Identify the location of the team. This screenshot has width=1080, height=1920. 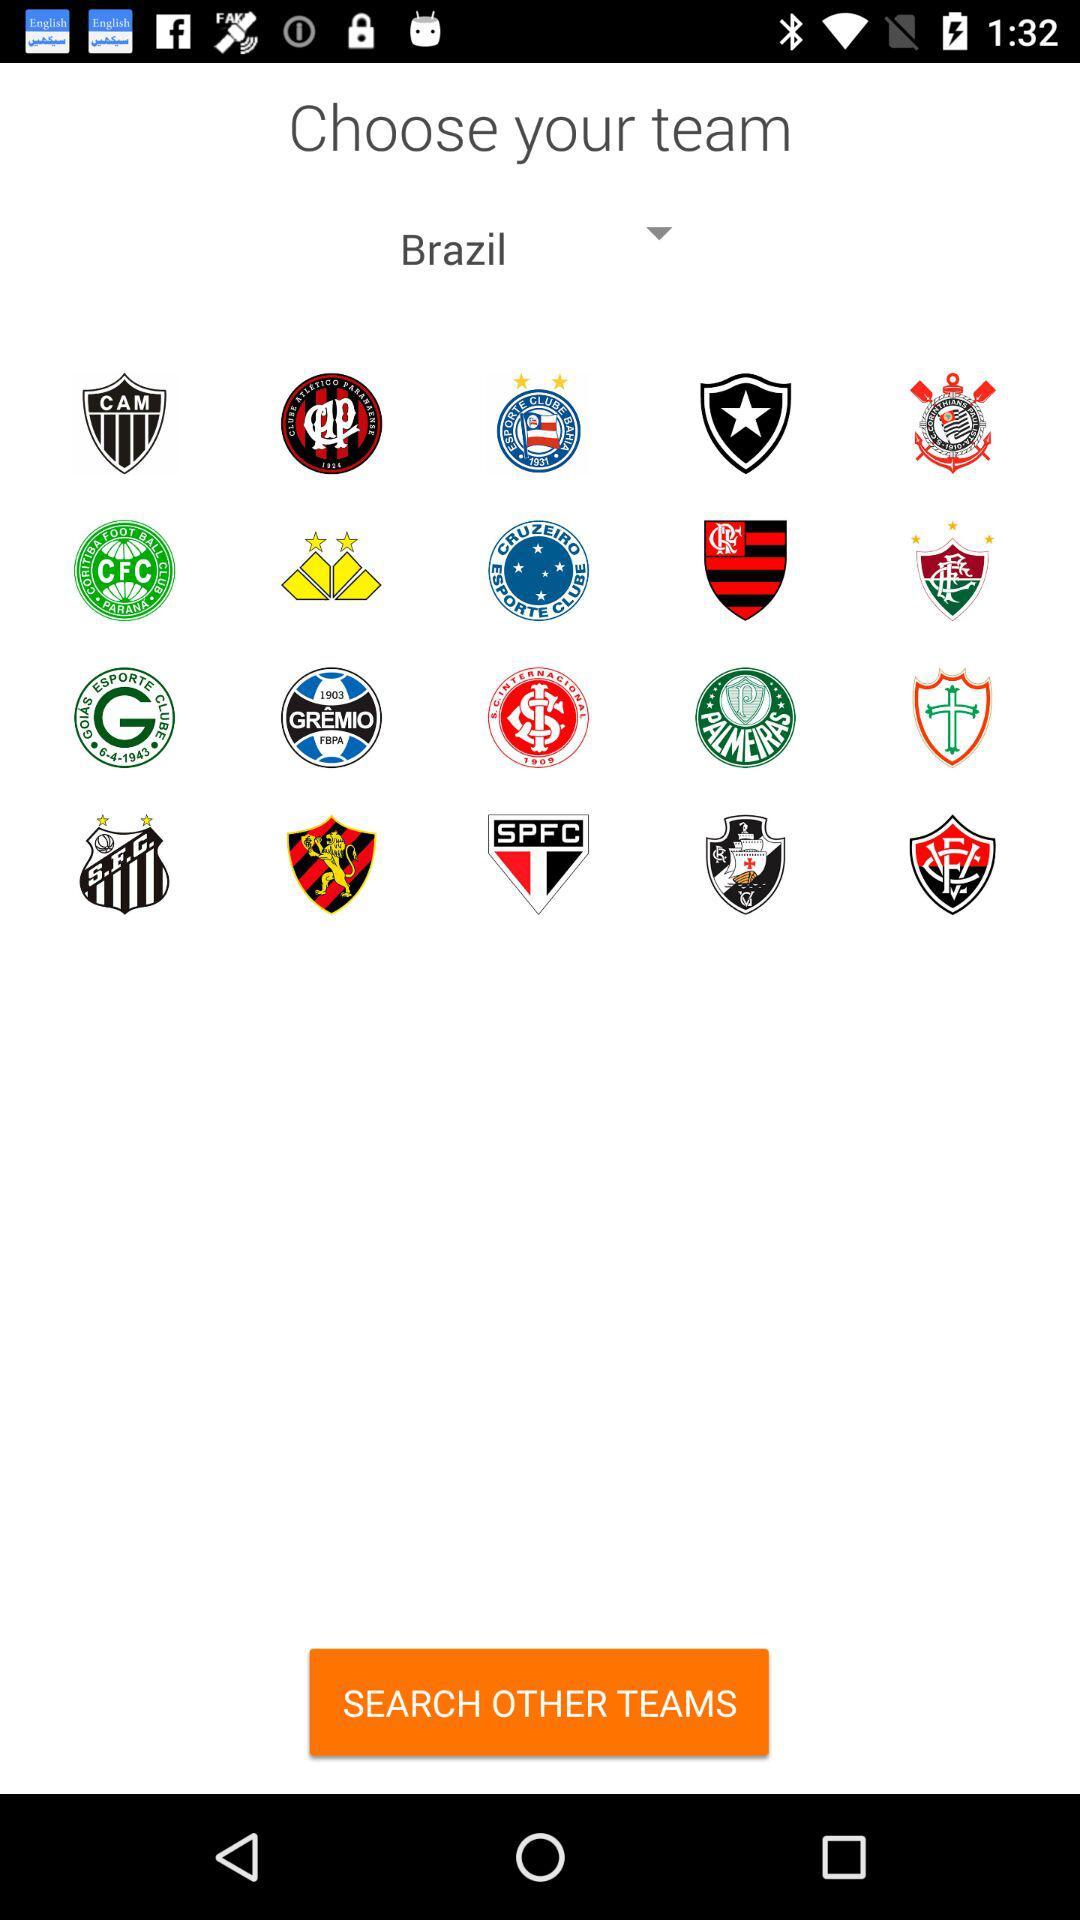
(537, 717).